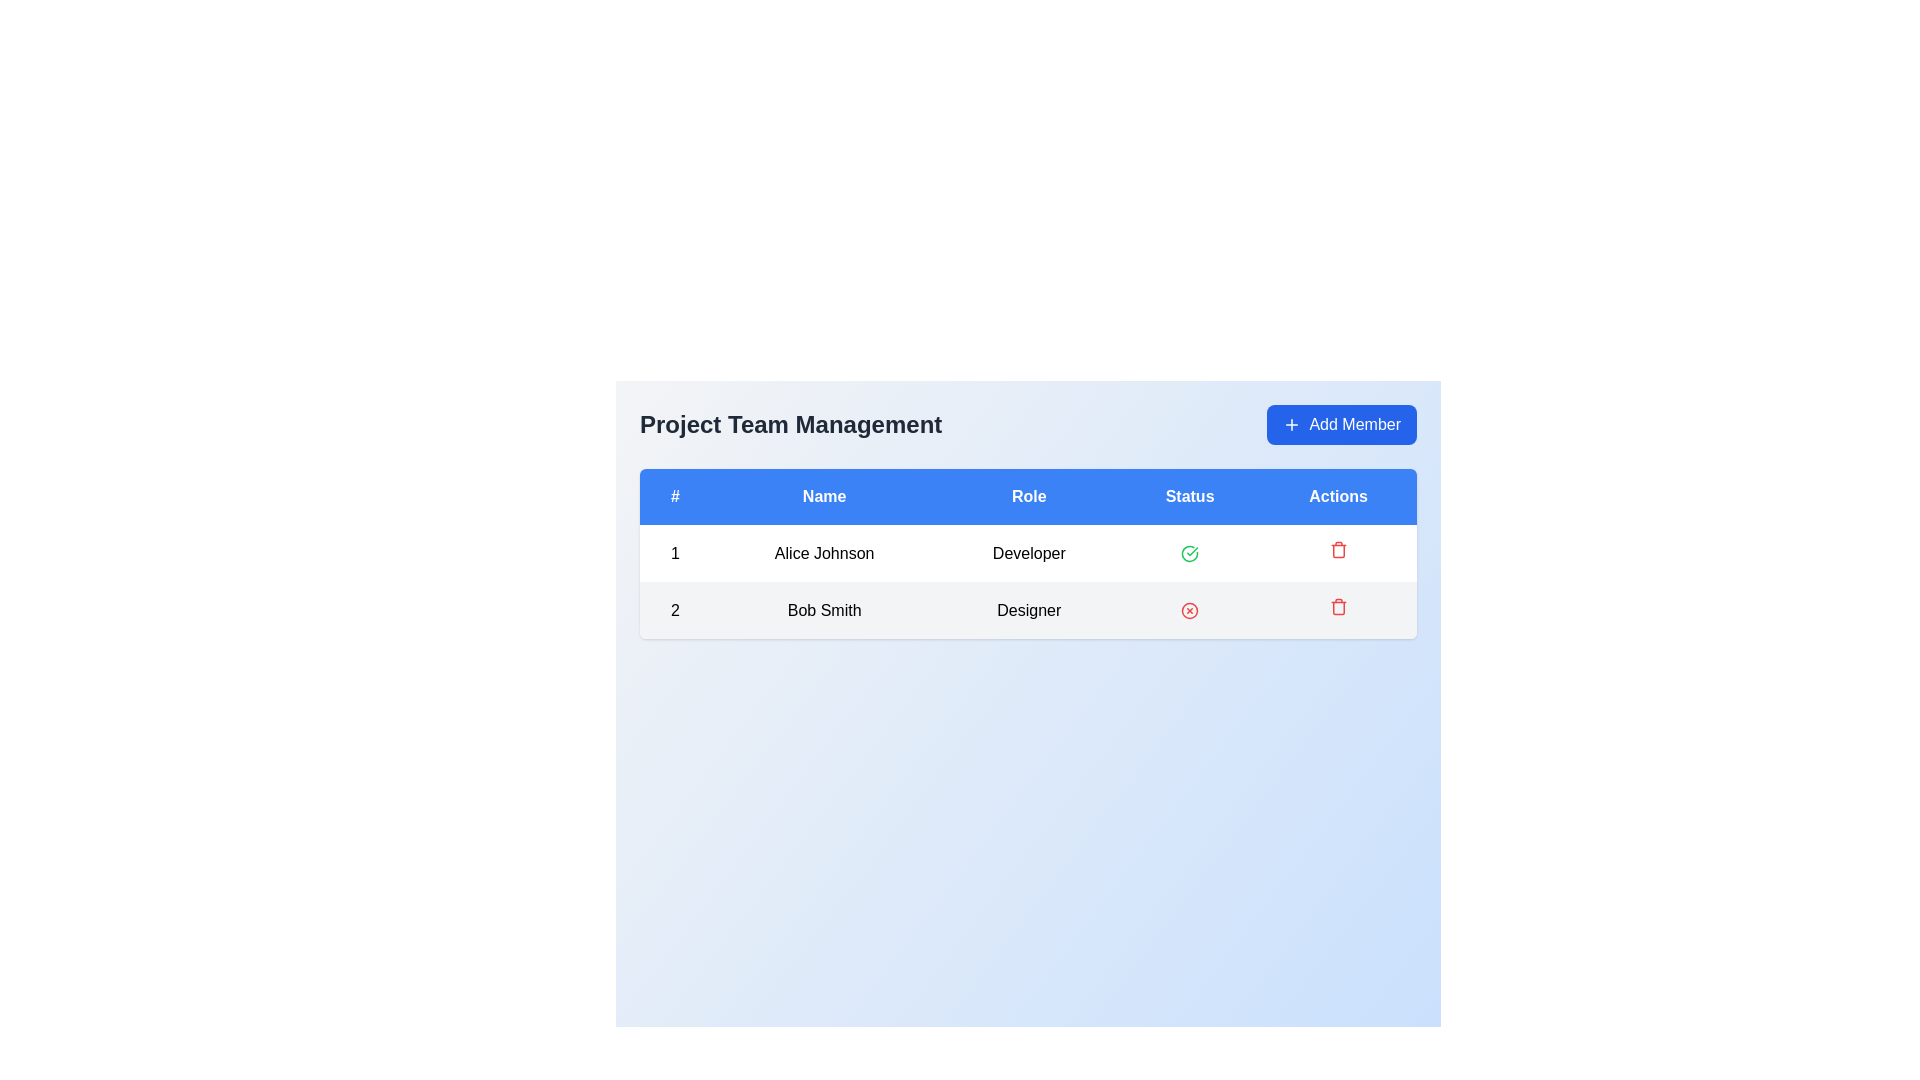 This screenshot has width=1920, height=1080. I want to click on the text label displaying 'Developer' in the first row under the 'Role' column for 'Alice Johnson', so click(1029, 553).